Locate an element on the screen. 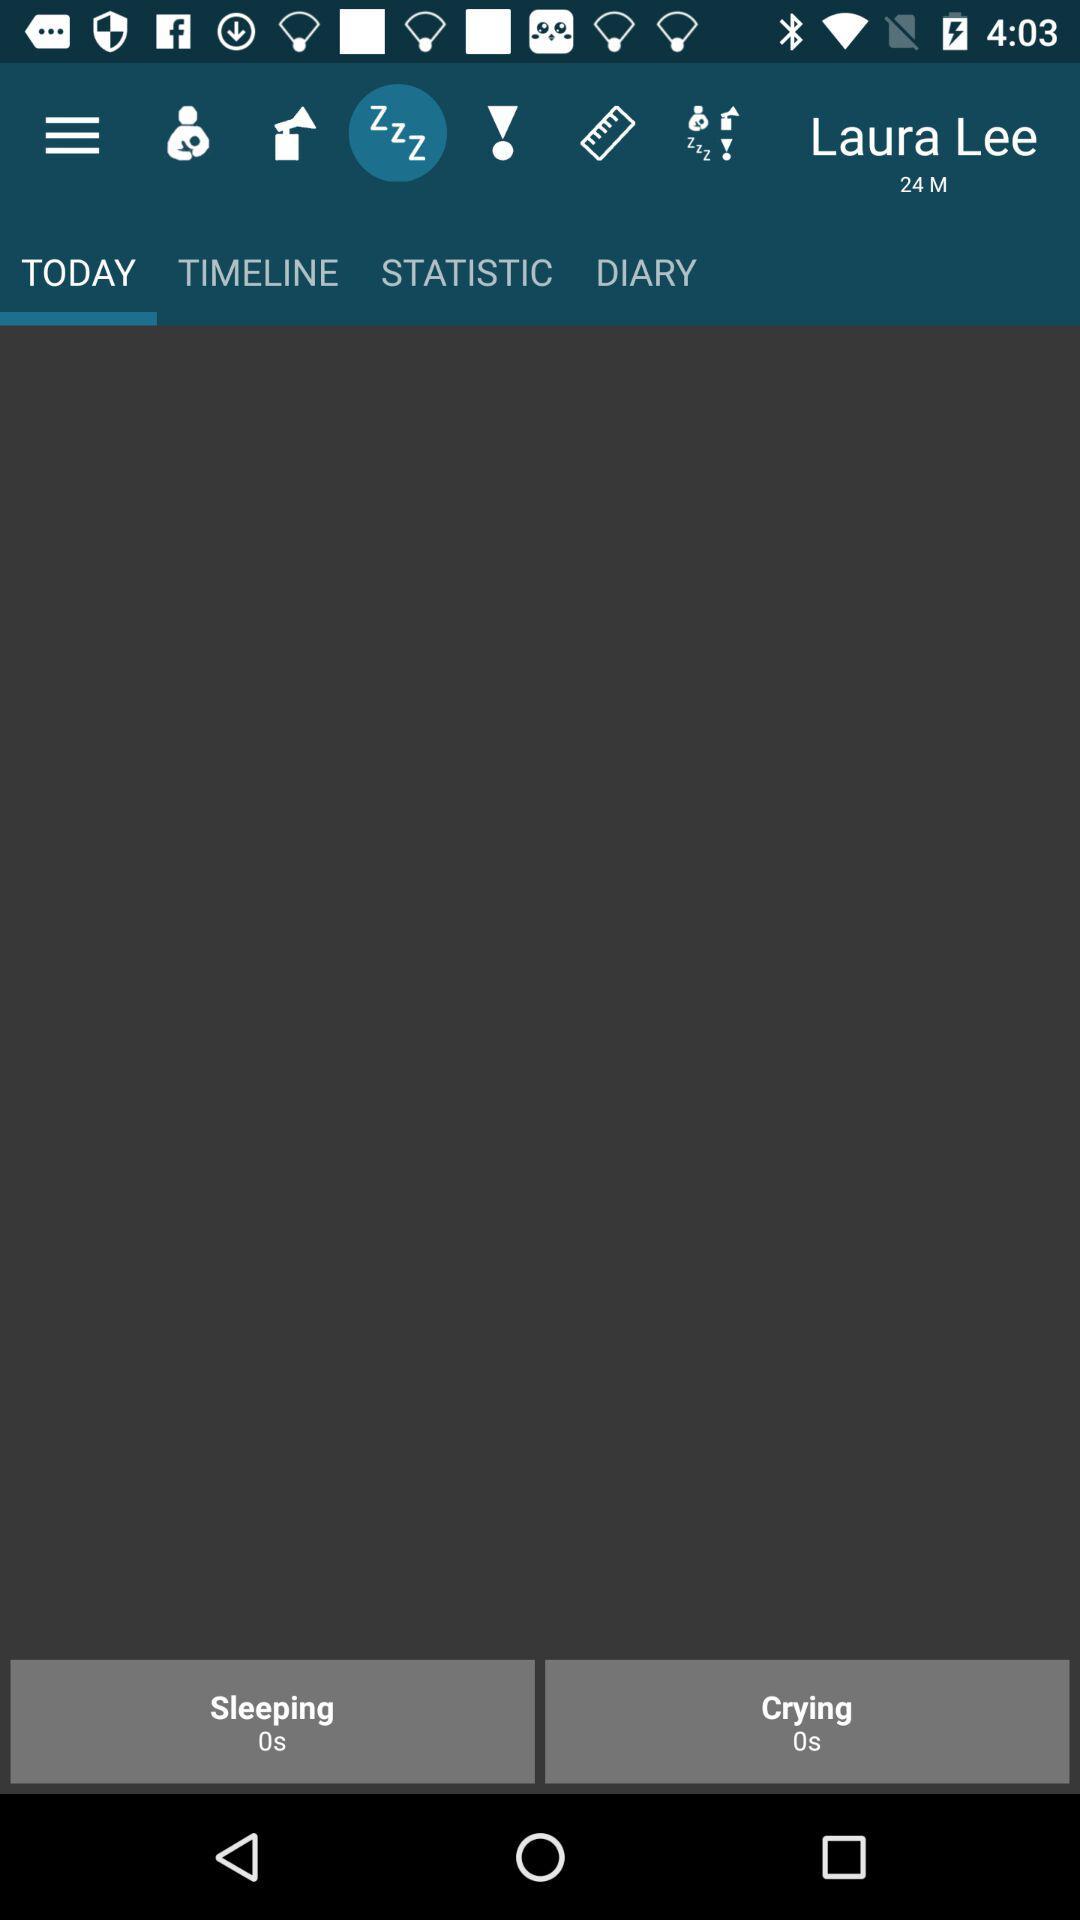 The width and height of the screenshot is (1080, 1920). the icon at the bottom left corner is located at coordinates (272, 1720).